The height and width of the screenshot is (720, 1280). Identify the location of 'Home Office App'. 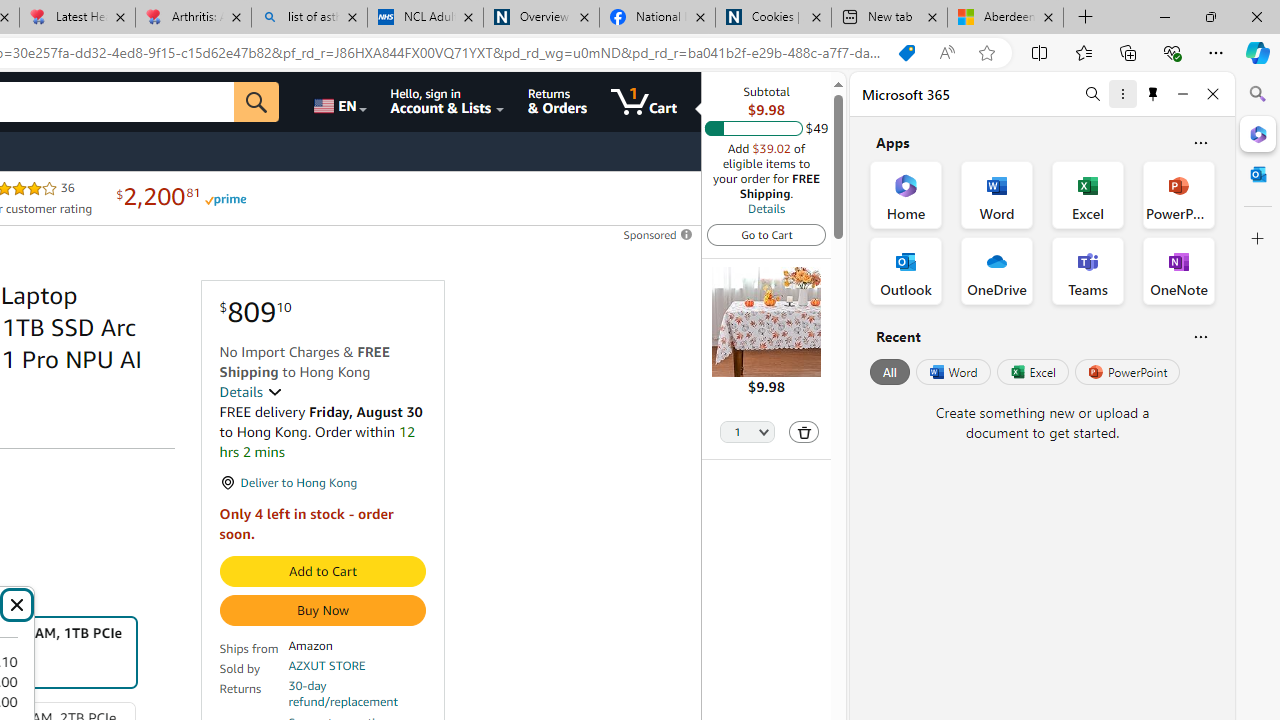
(905, 195).